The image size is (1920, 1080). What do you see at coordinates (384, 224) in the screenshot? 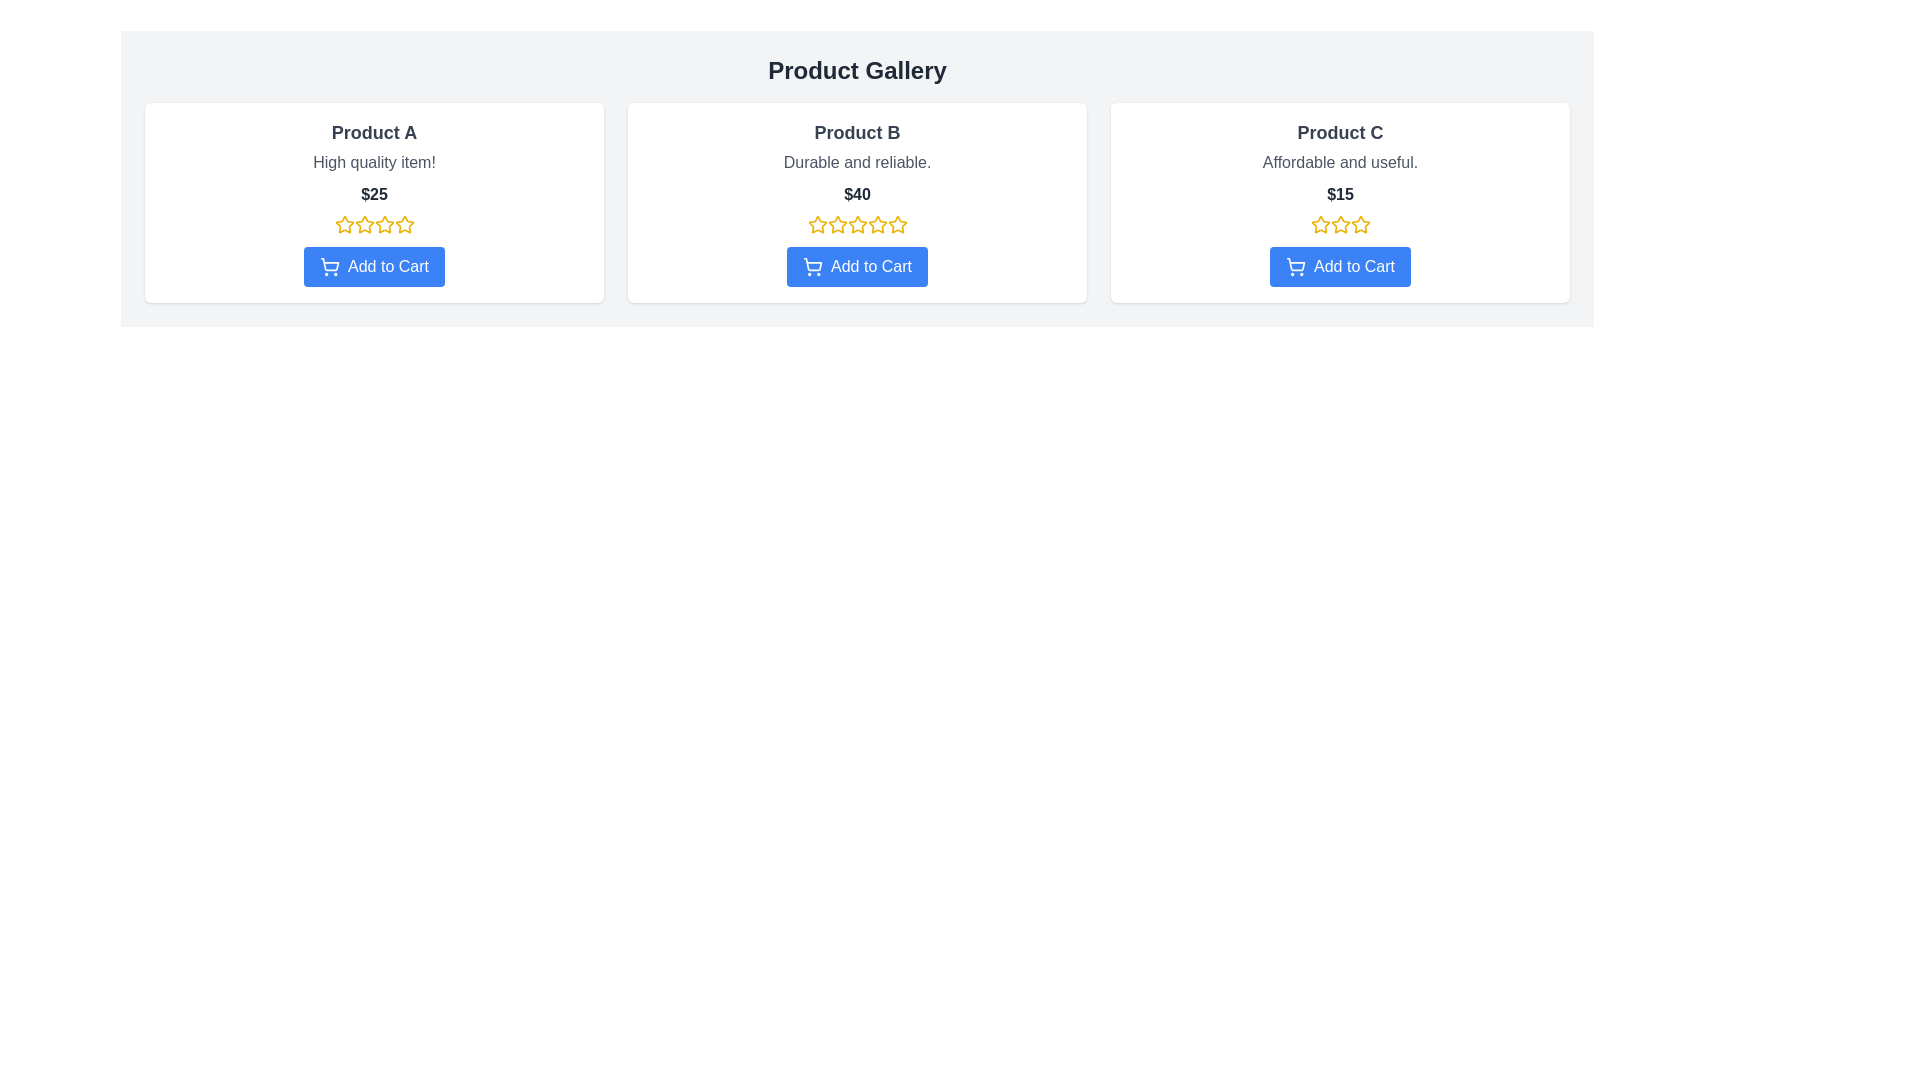
I see `the yellow star icon located below the price and above the 'Add to Cart' button in the 'Product A' card` at bounding box center [384, 224].